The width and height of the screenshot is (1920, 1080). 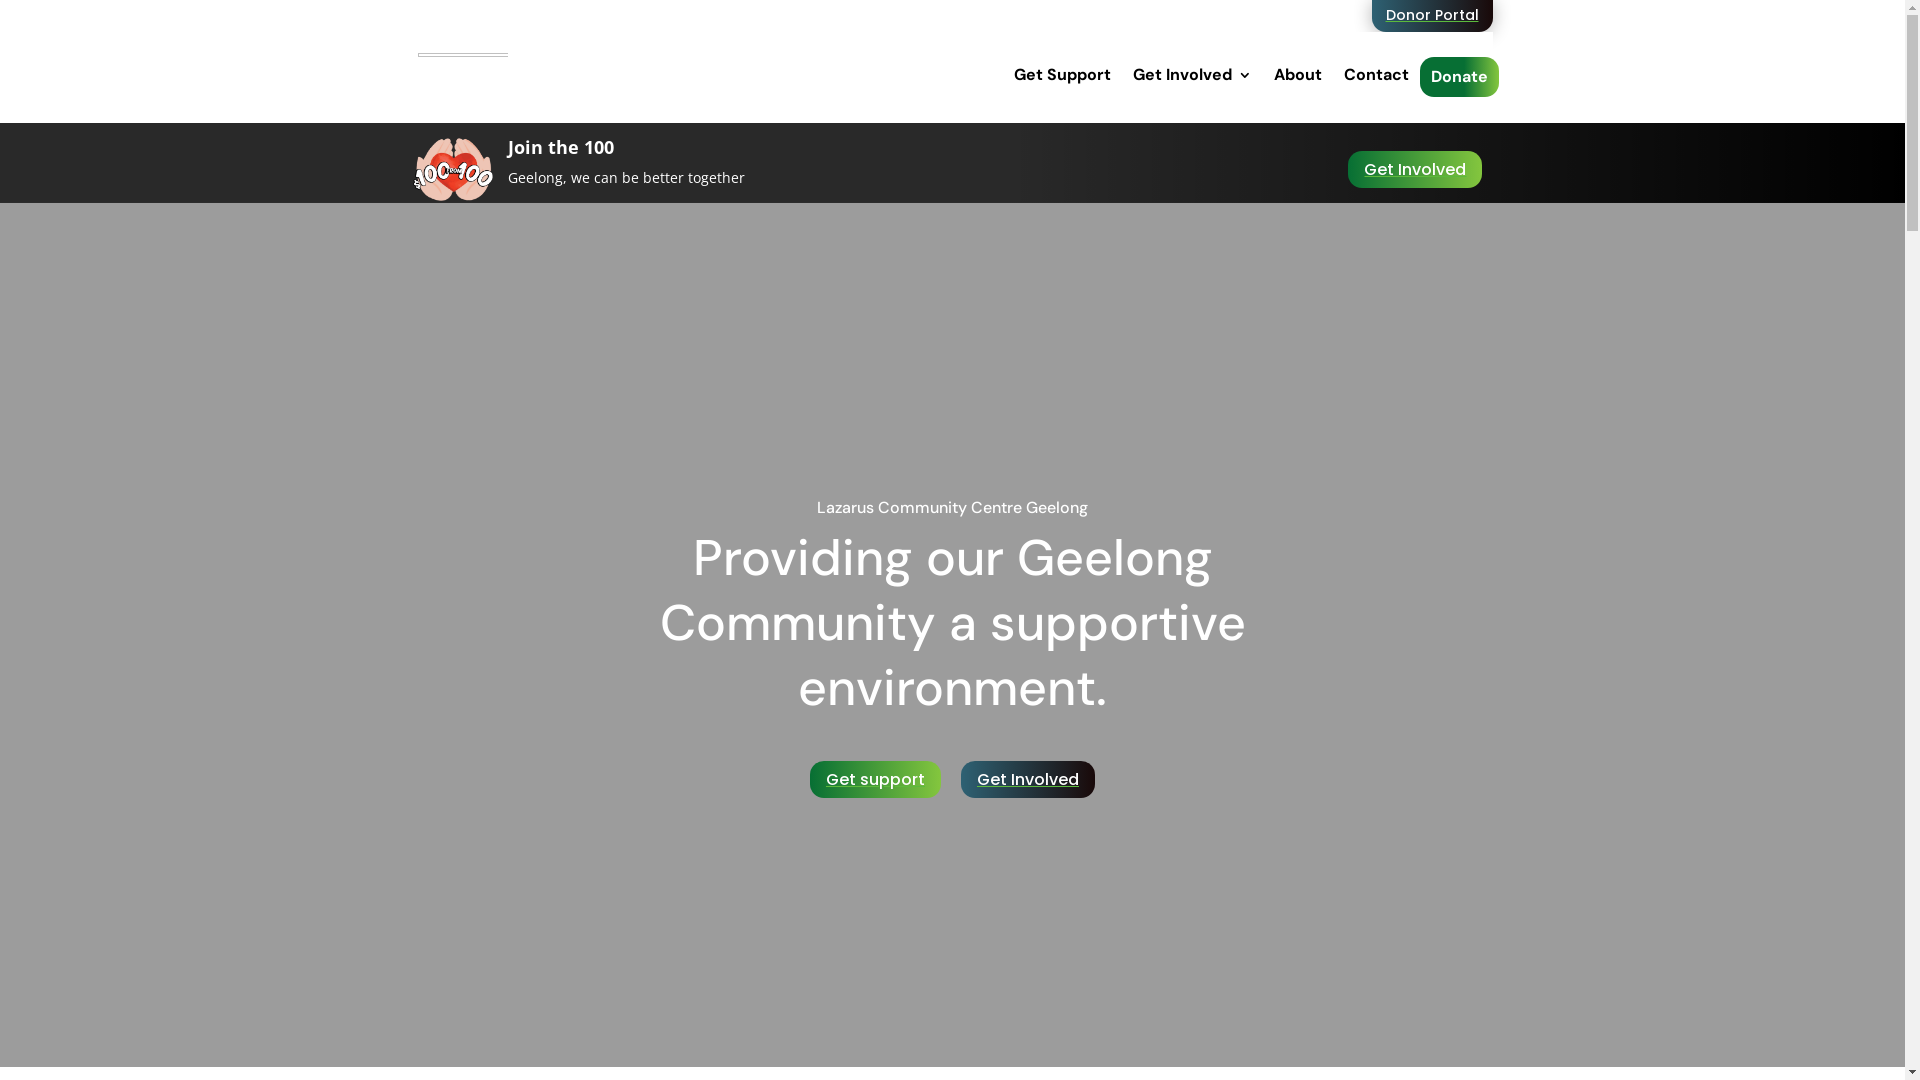 I want to click on 'Get Support', so click(x=1061, y=73).